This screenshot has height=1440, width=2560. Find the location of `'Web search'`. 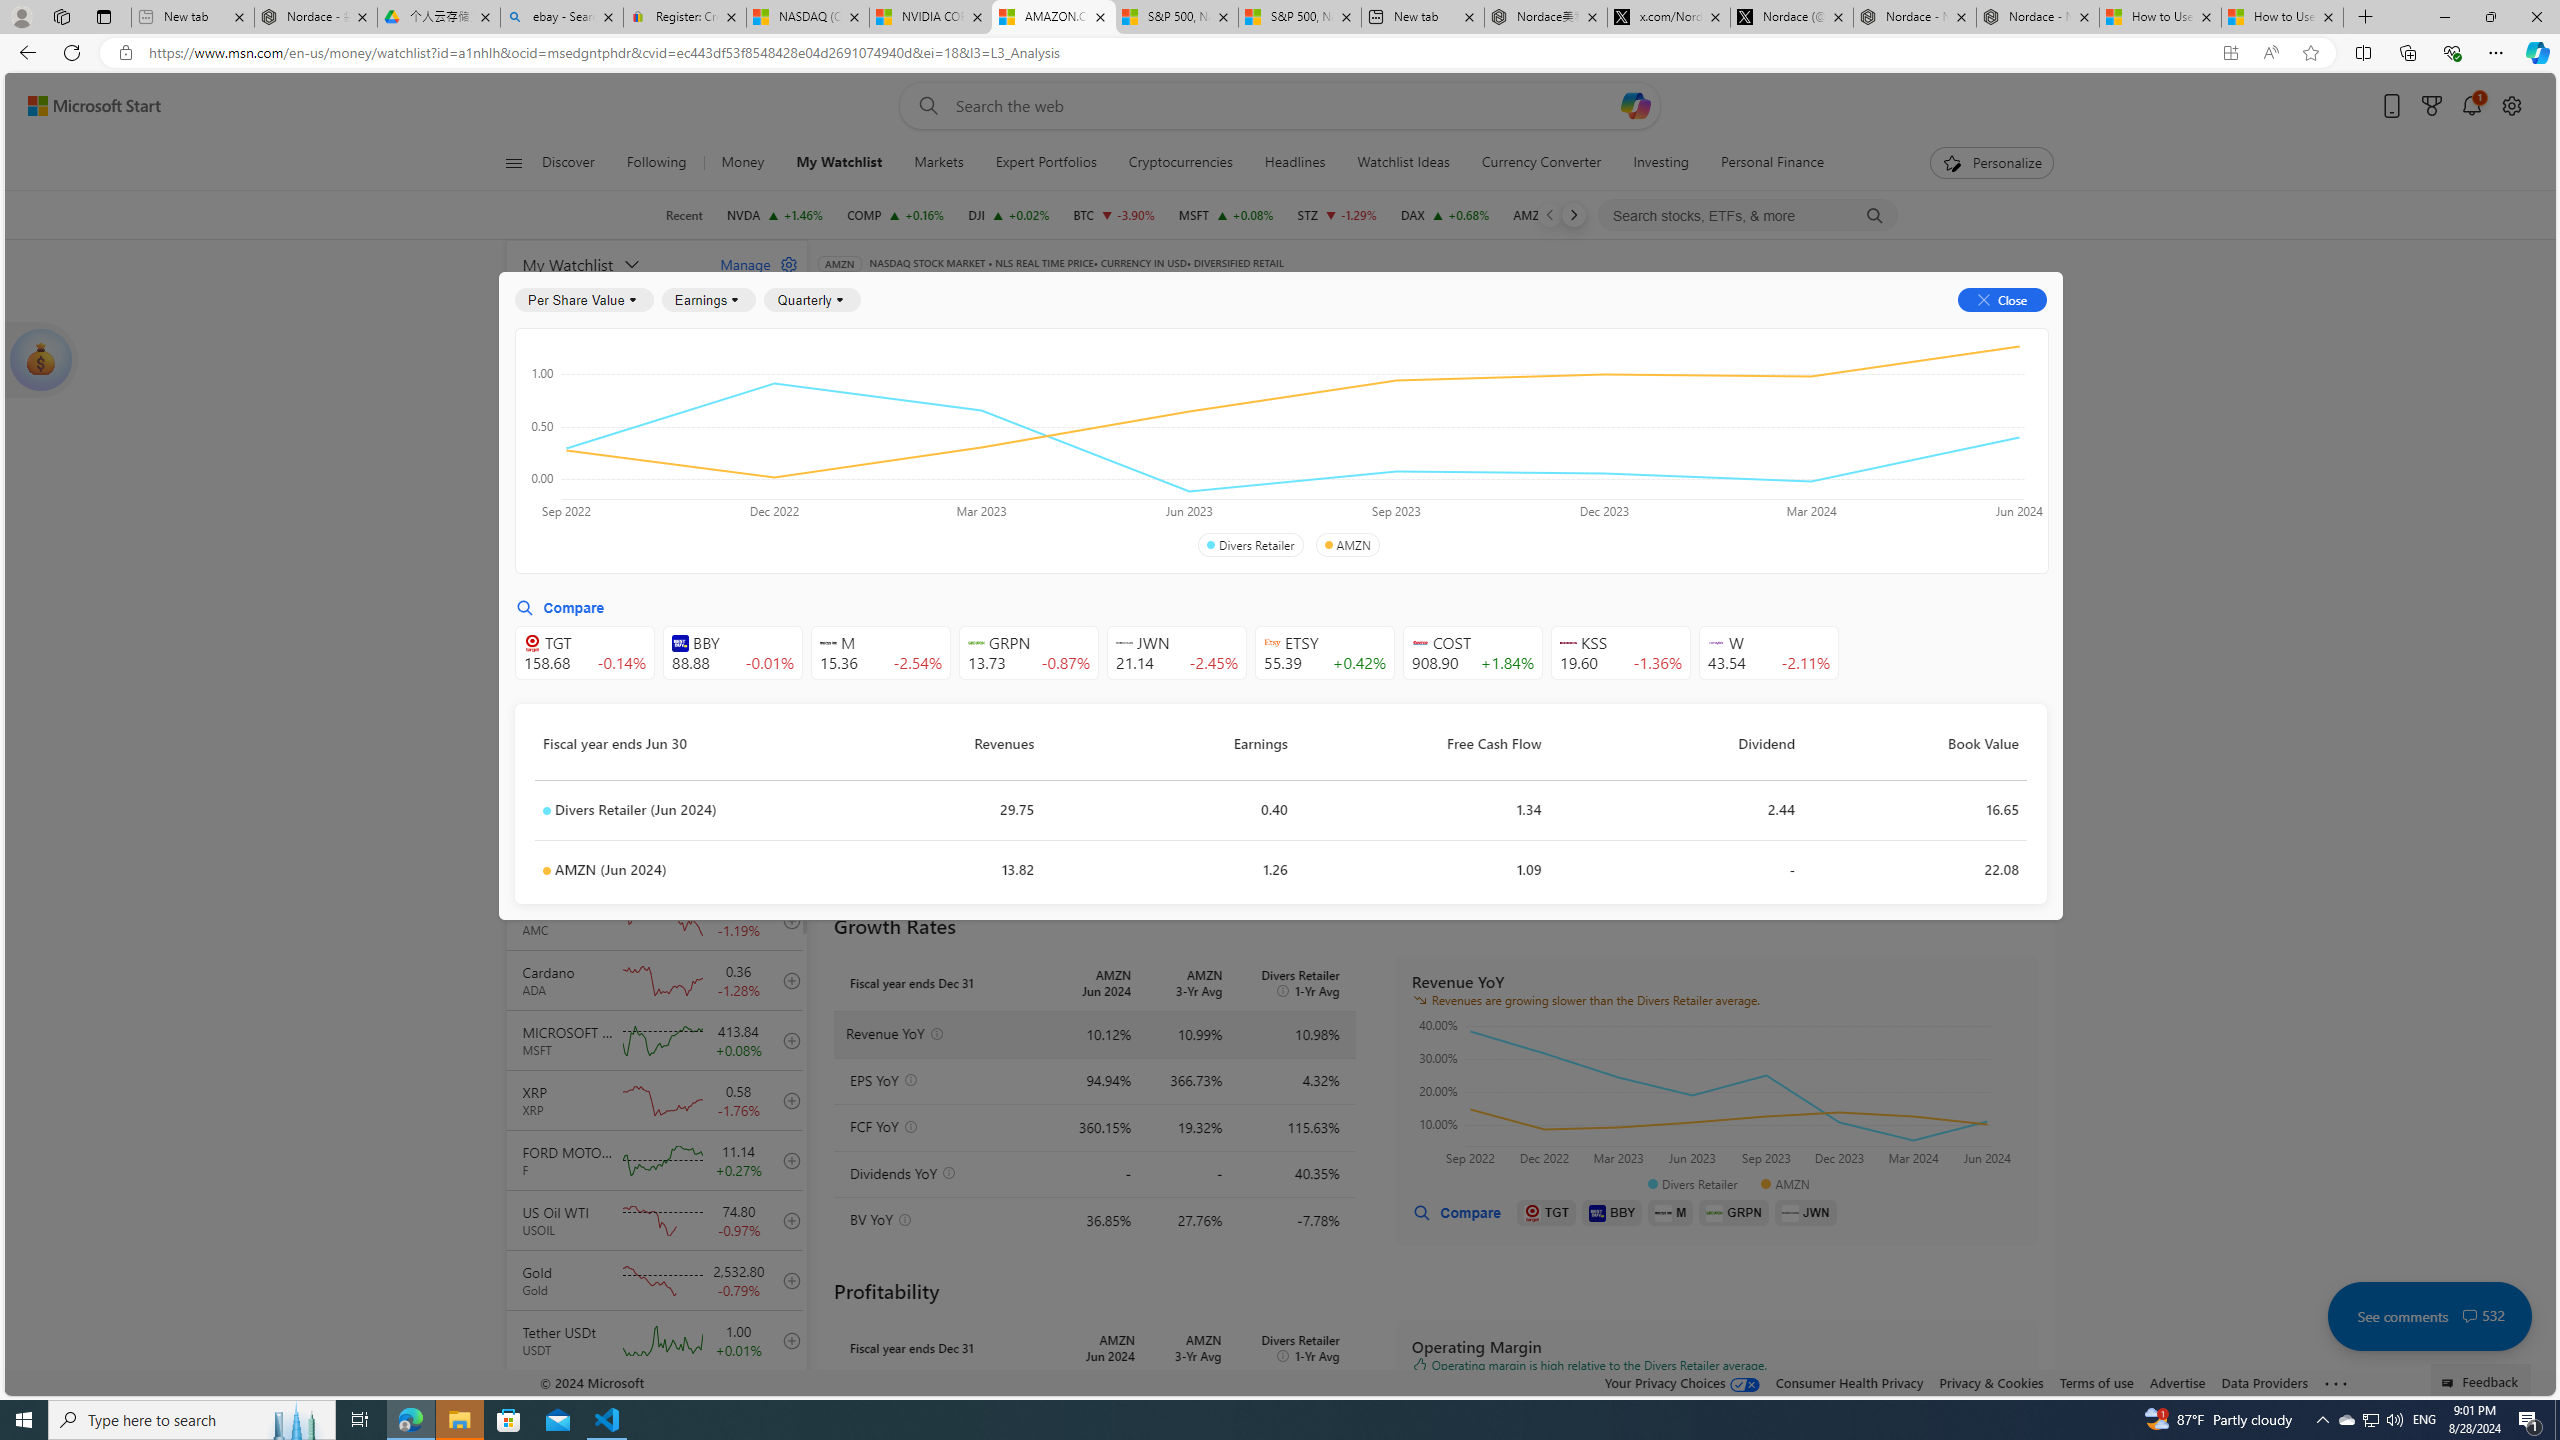

'Web search' is located at coordinates (925, 106).